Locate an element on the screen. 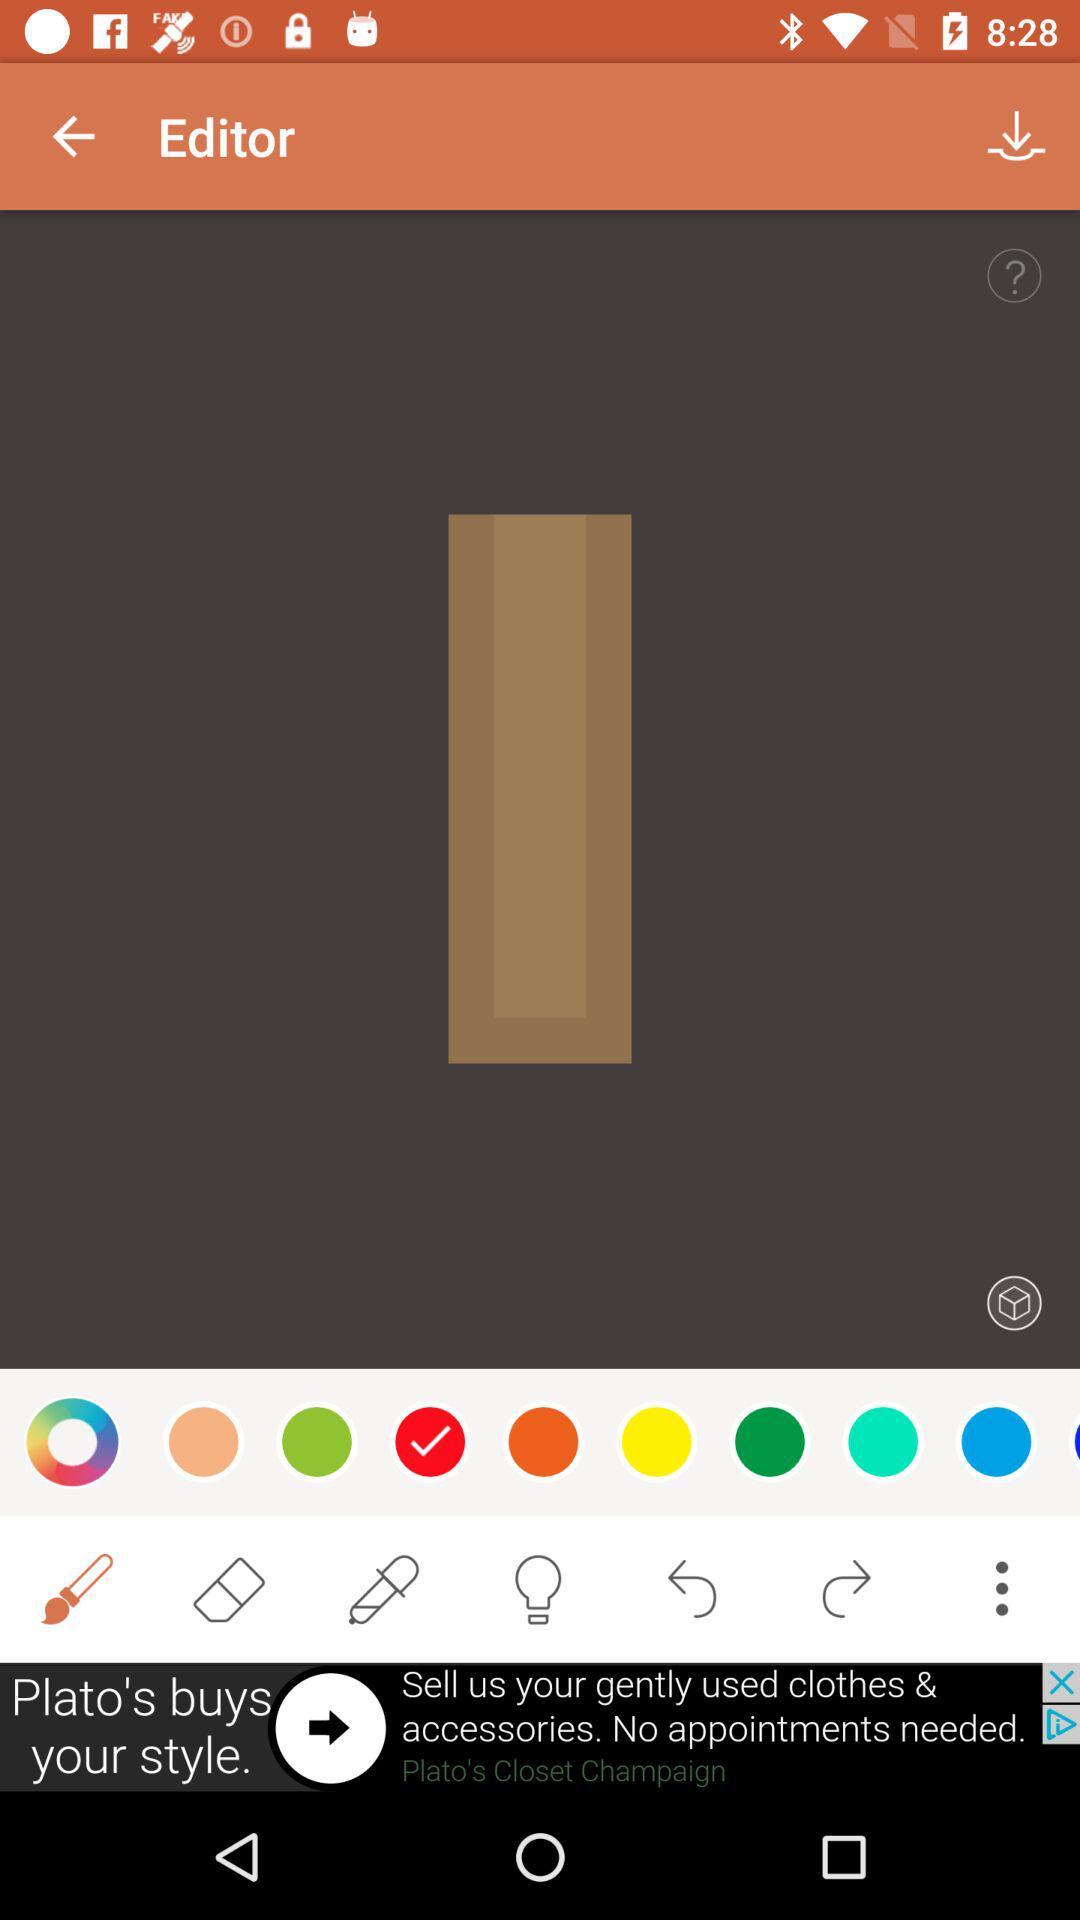 This screenshot has width=1080, height=1920. open advertisement is located at coordinates (540, 1727).